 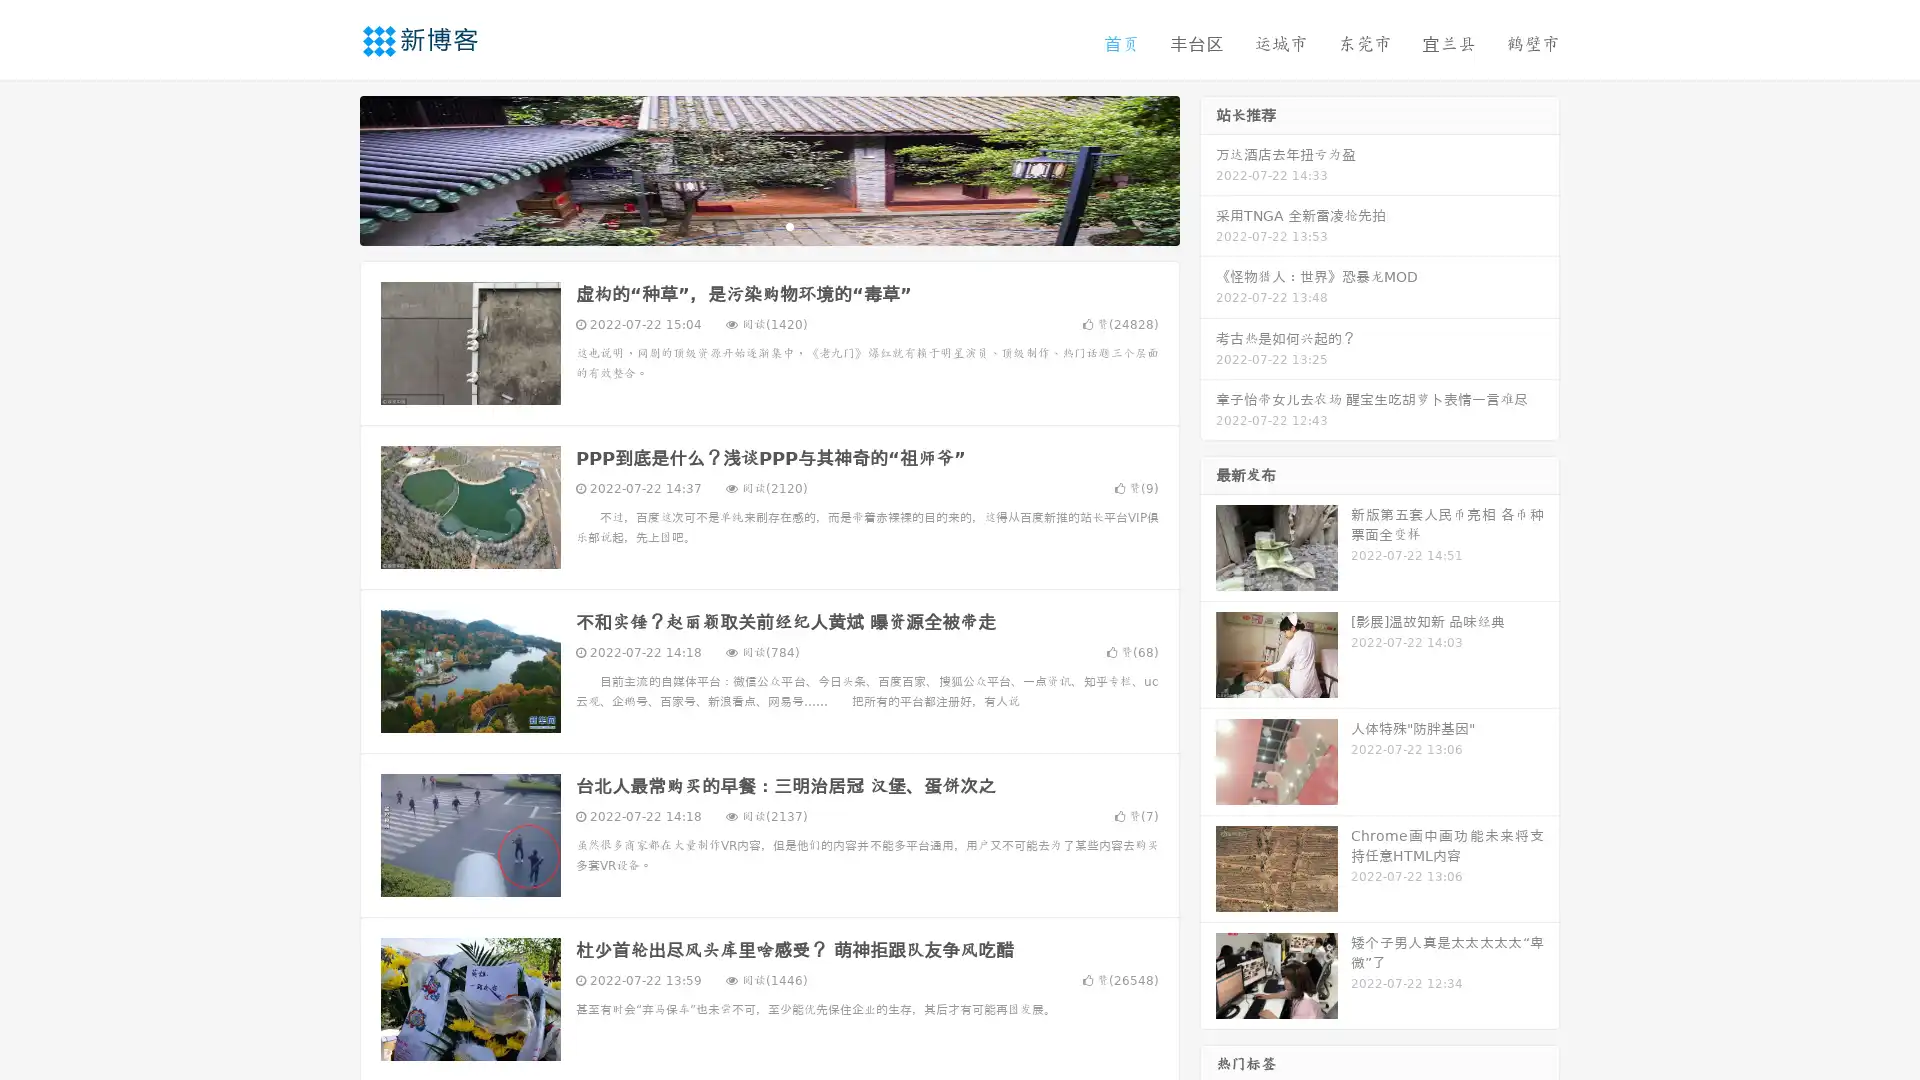 I want to click on Previous slide, so click(x=330, y=168).